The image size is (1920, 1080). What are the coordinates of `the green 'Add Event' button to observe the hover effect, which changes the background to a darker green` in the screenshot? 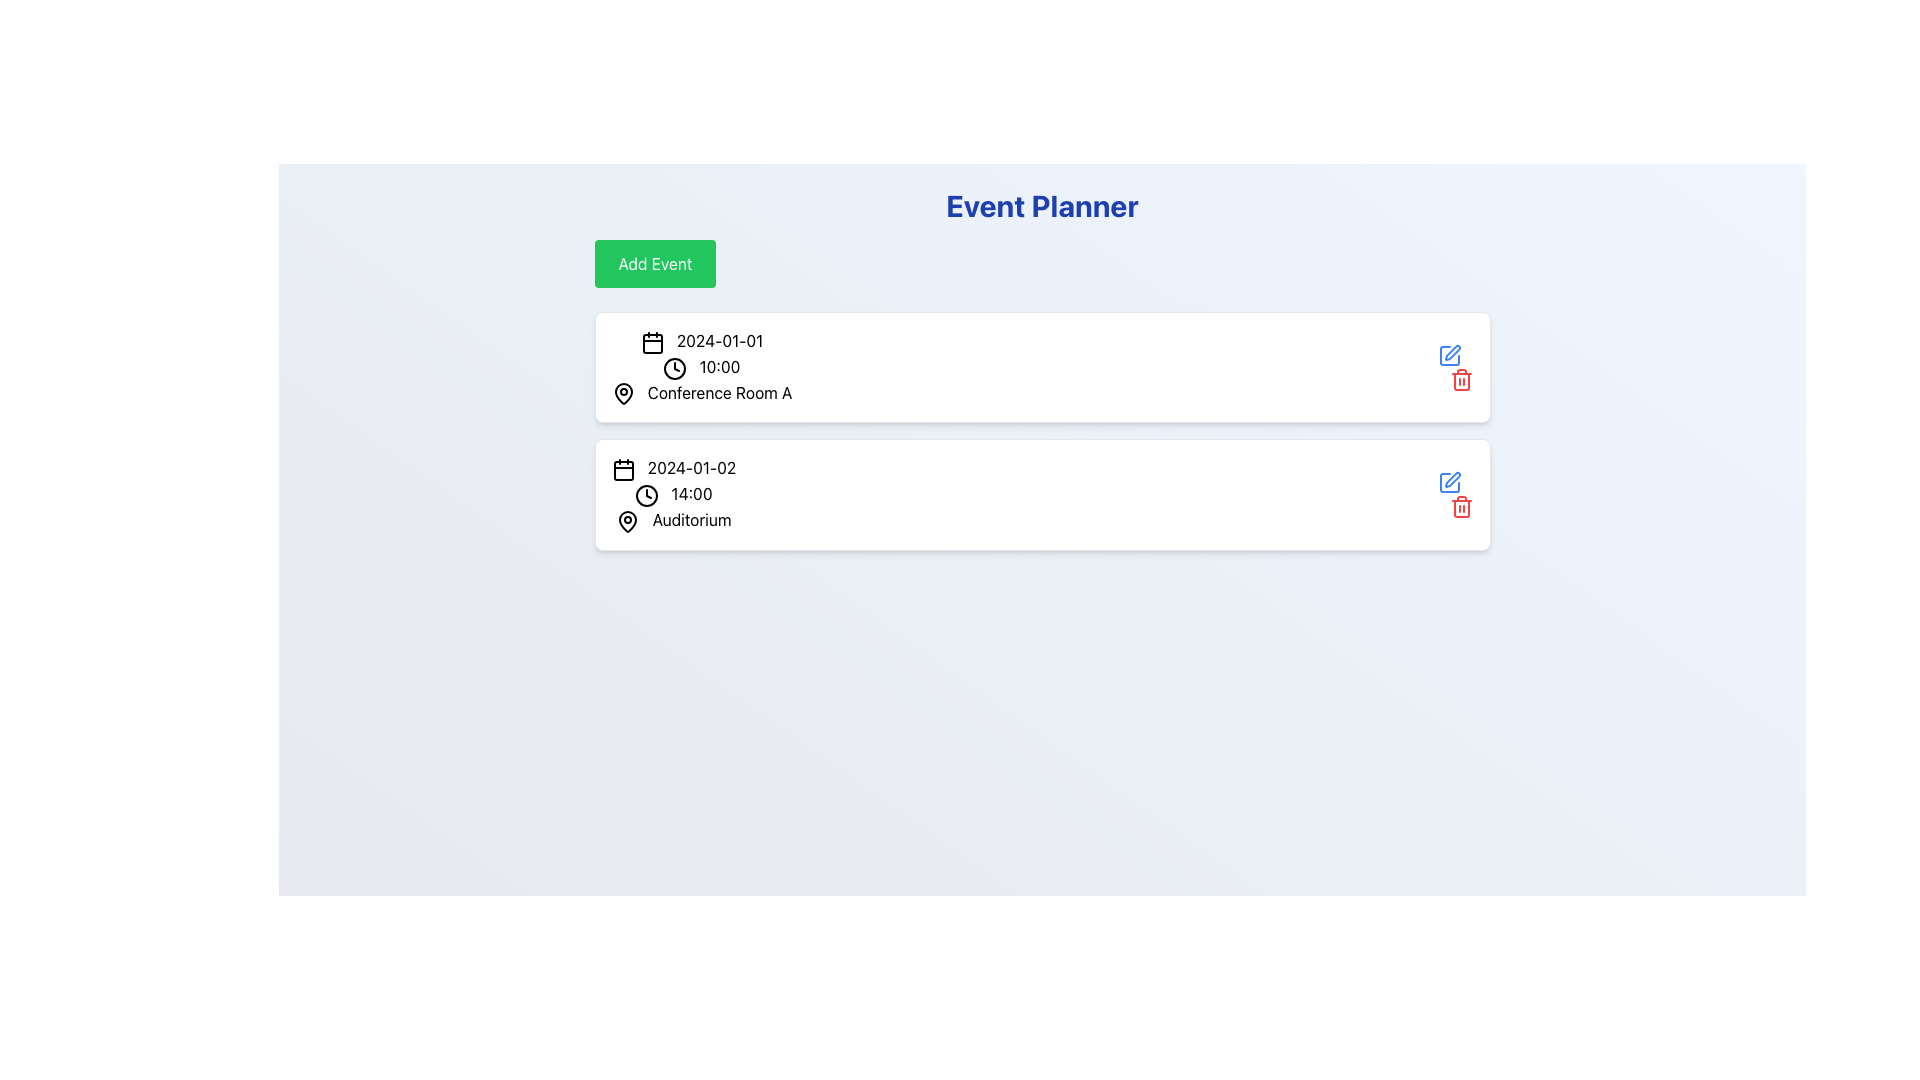 It's located at (655, 262).